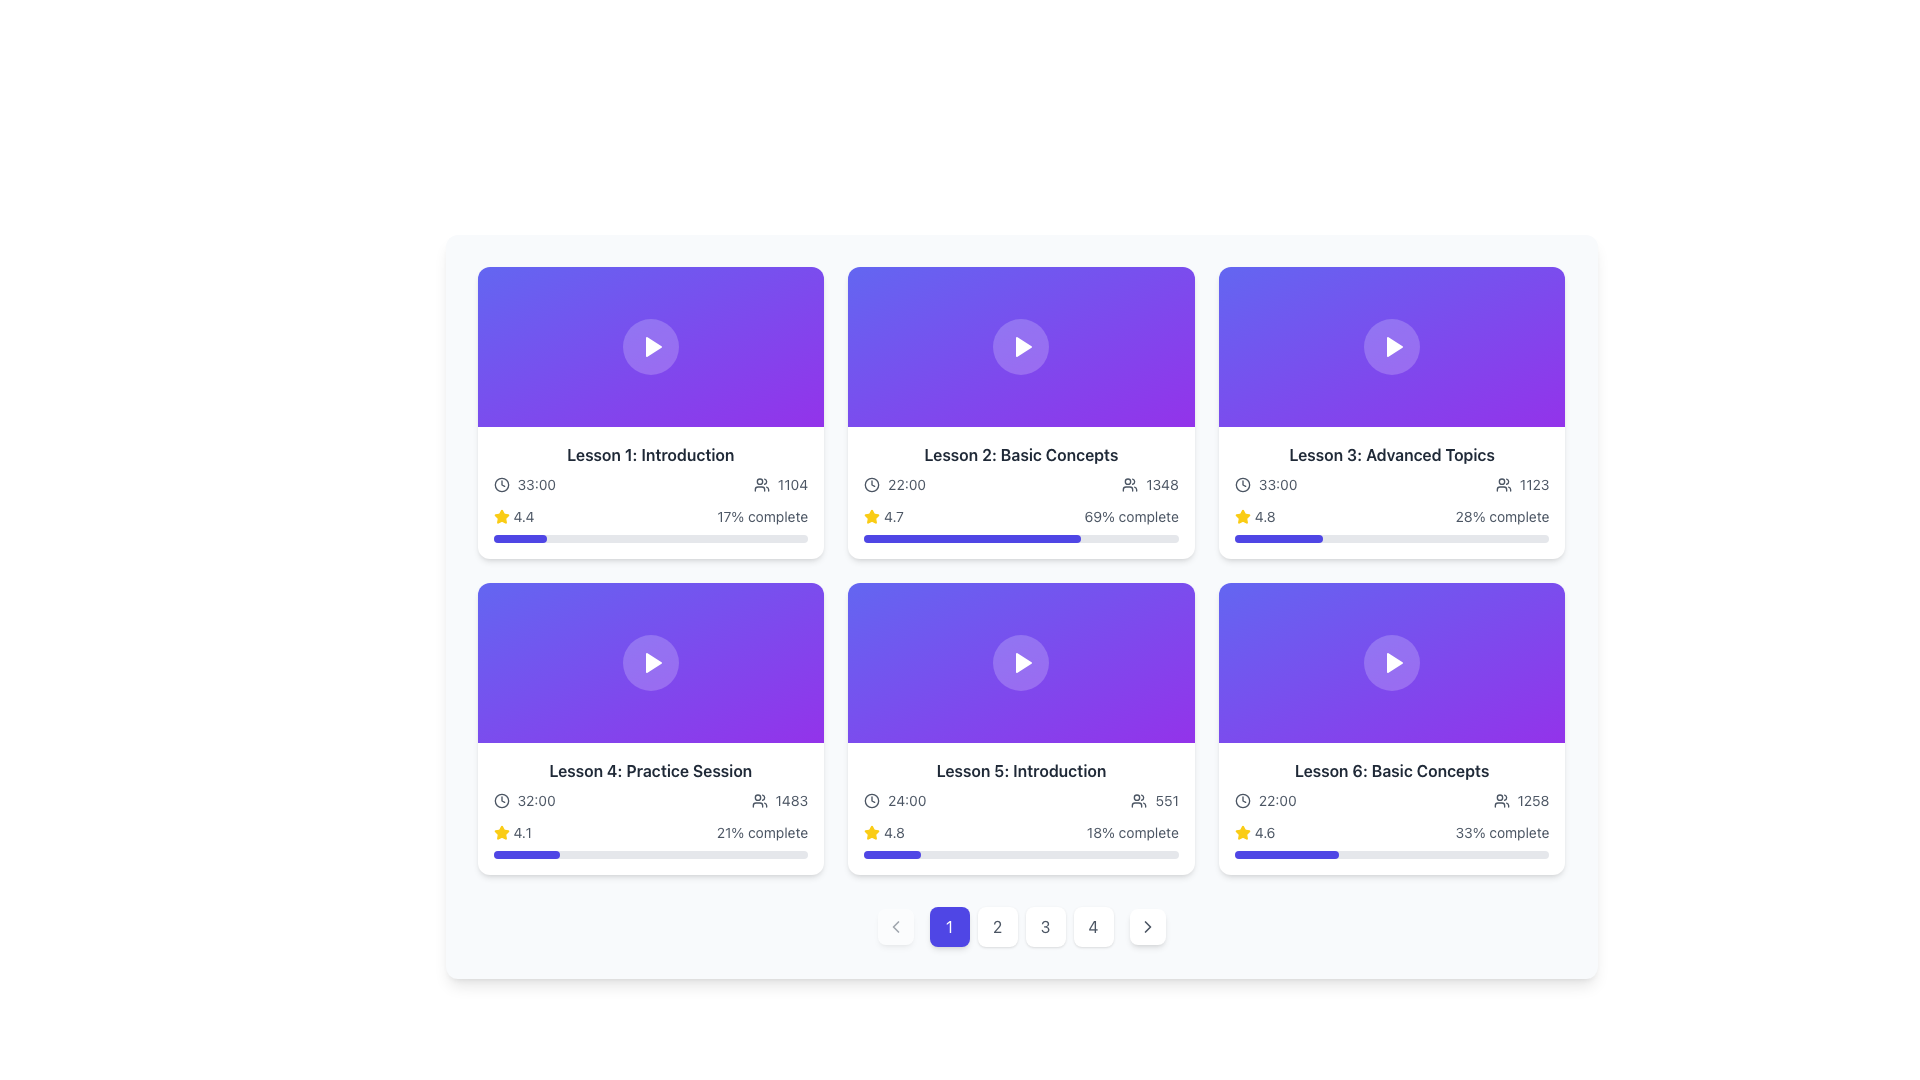 The image size is (1920, 1080). What do you see at coordinates (1391, 538) in the screenshot?
I see `the progress bar indicating 28% completion of 'Lesson 3: Advanced Topics', located in the third card from the left in the top row of a grid layout` at bounding box center [1391, 538].